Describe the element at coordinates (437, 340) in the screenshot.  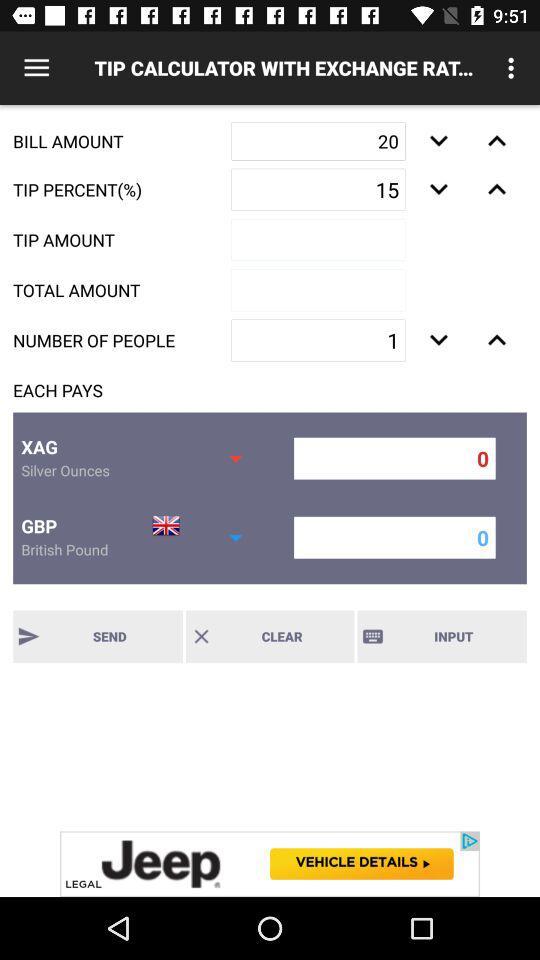
I see `the expand_more icon` at that location.